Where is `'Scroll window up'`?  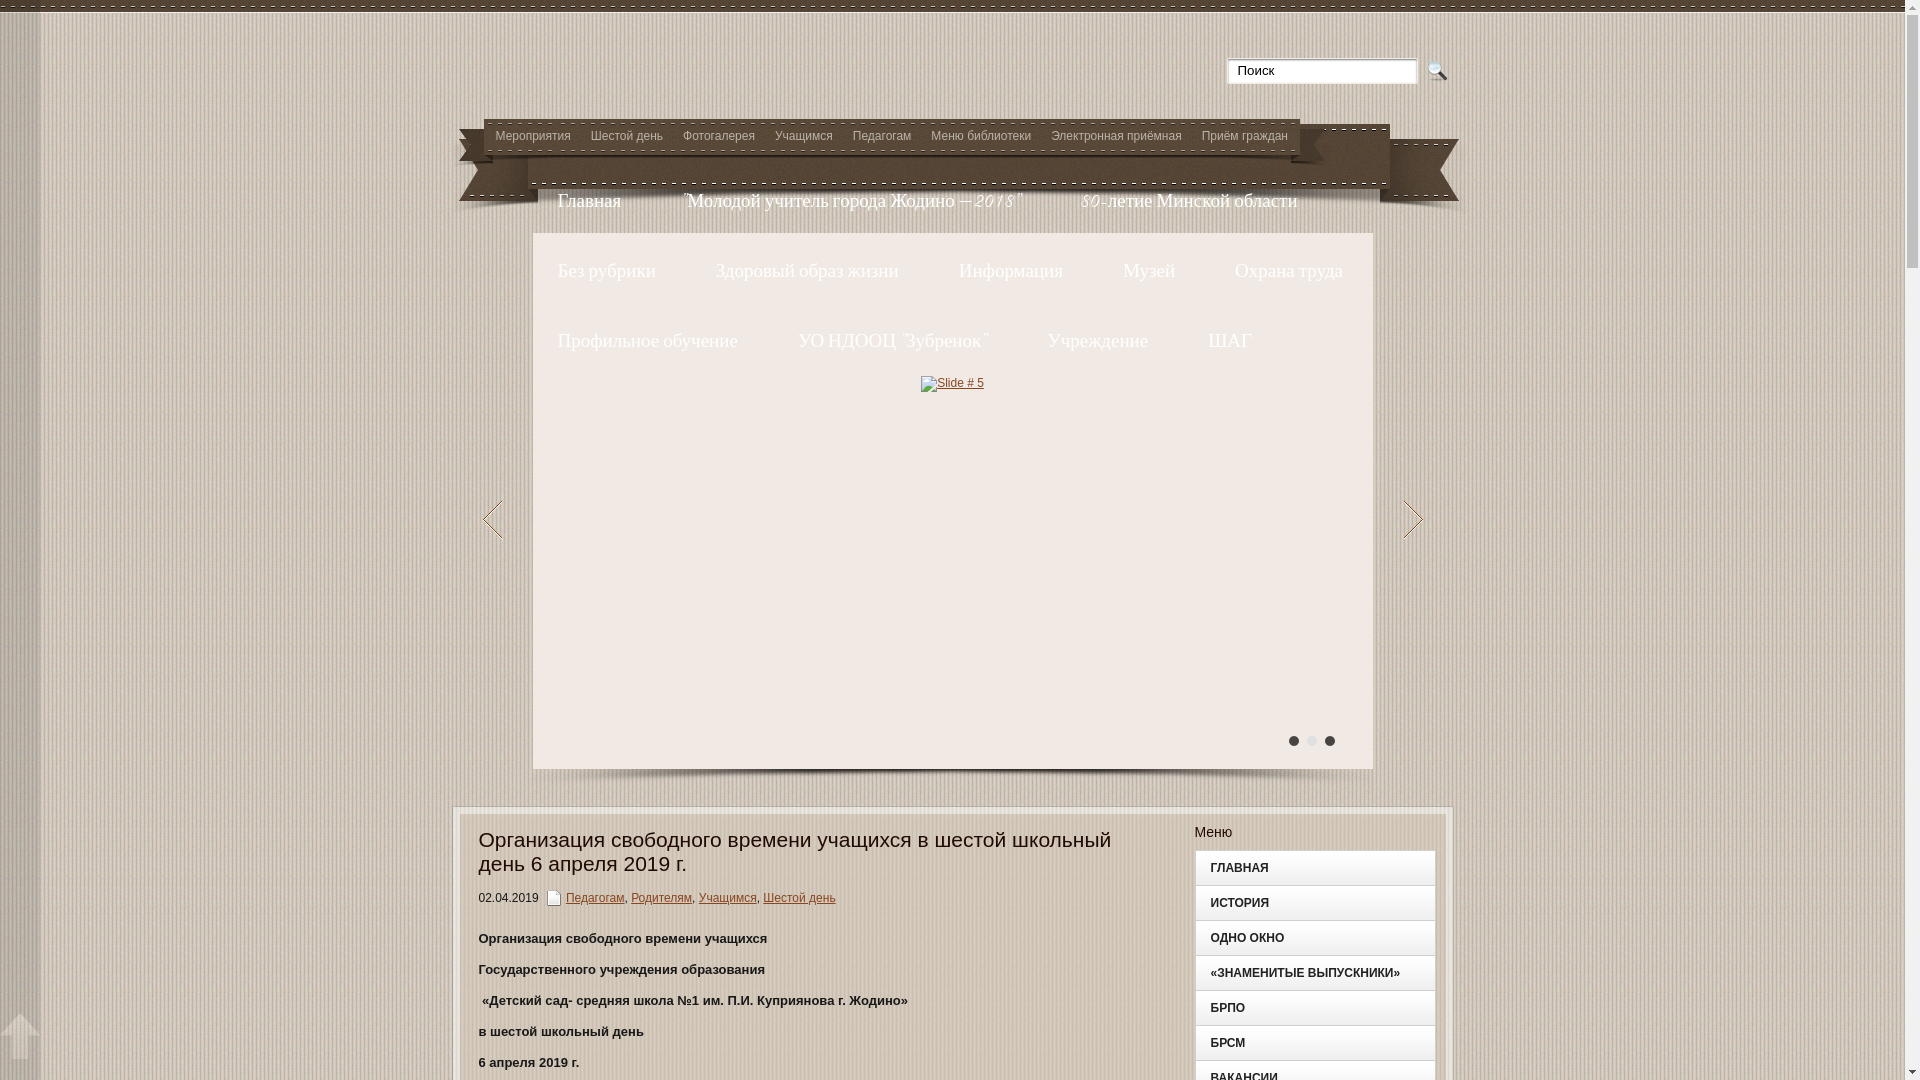 'Scroll window up' is located at coordinates (0, 1035).